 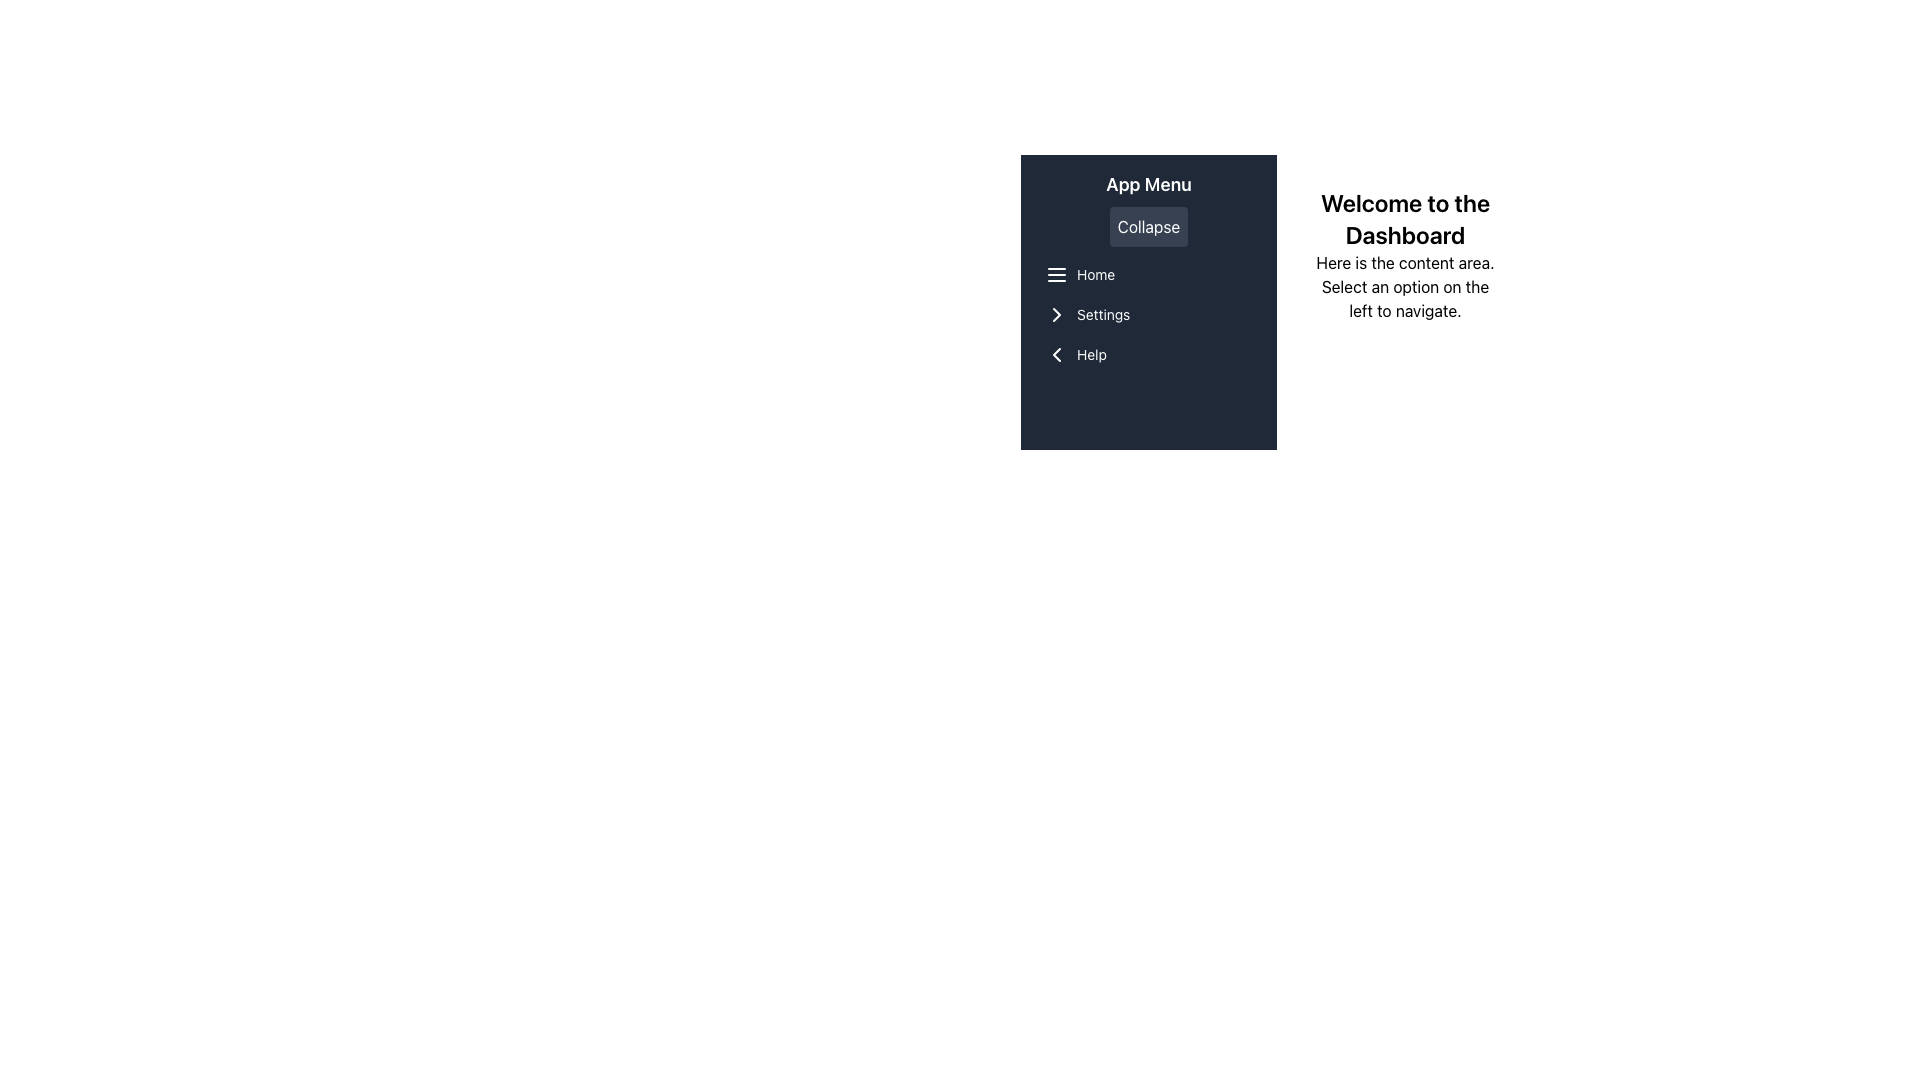 I want to click on the chevron icon next to the 'Settings' menu item, so click(x=1055, y=315).